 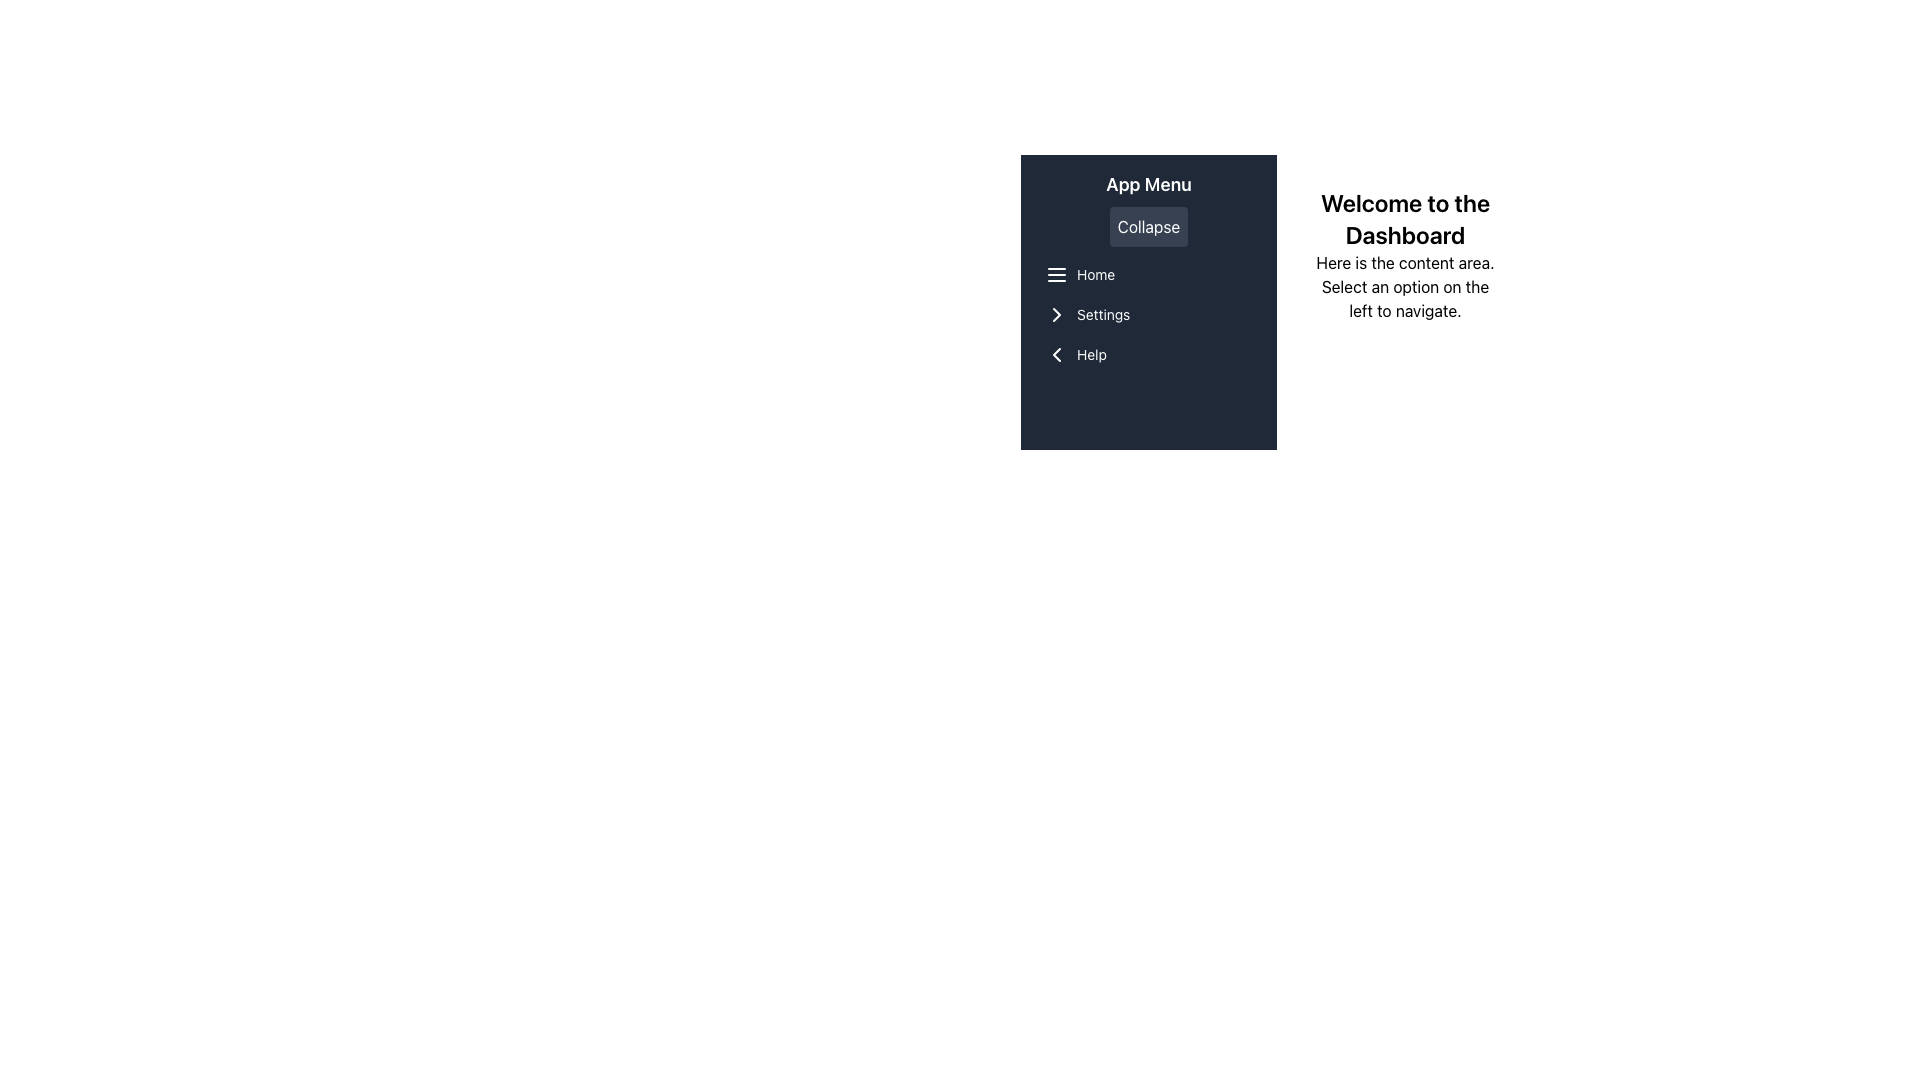 I want to click on the chevron icon next to the 'Settings' menu item, so click(x=1055, y=315).